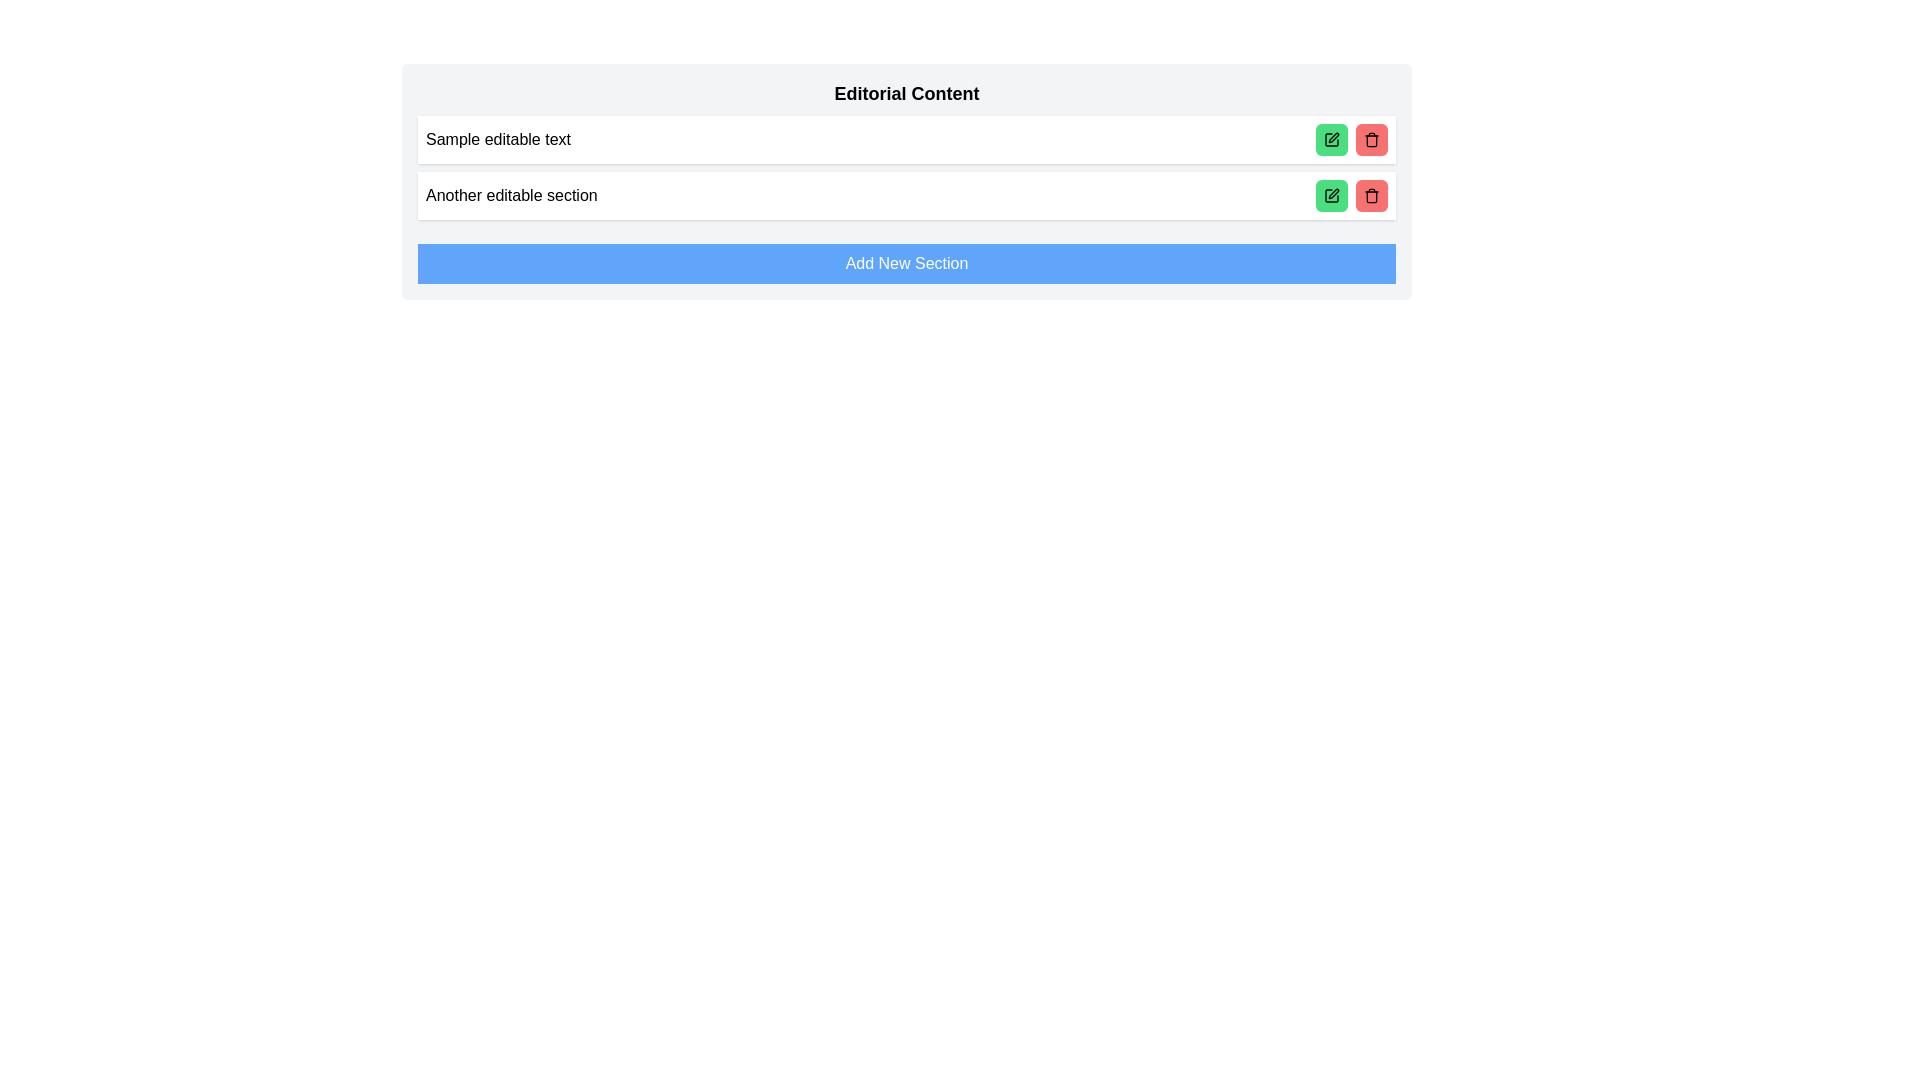 The width and height of the screenshot is (1920, 1080). Describe the element at coordinates (1371, 138) in the screenshot. I see `the delete icon button located on the right side of a content row, adjacent to the green edit button` at that location.